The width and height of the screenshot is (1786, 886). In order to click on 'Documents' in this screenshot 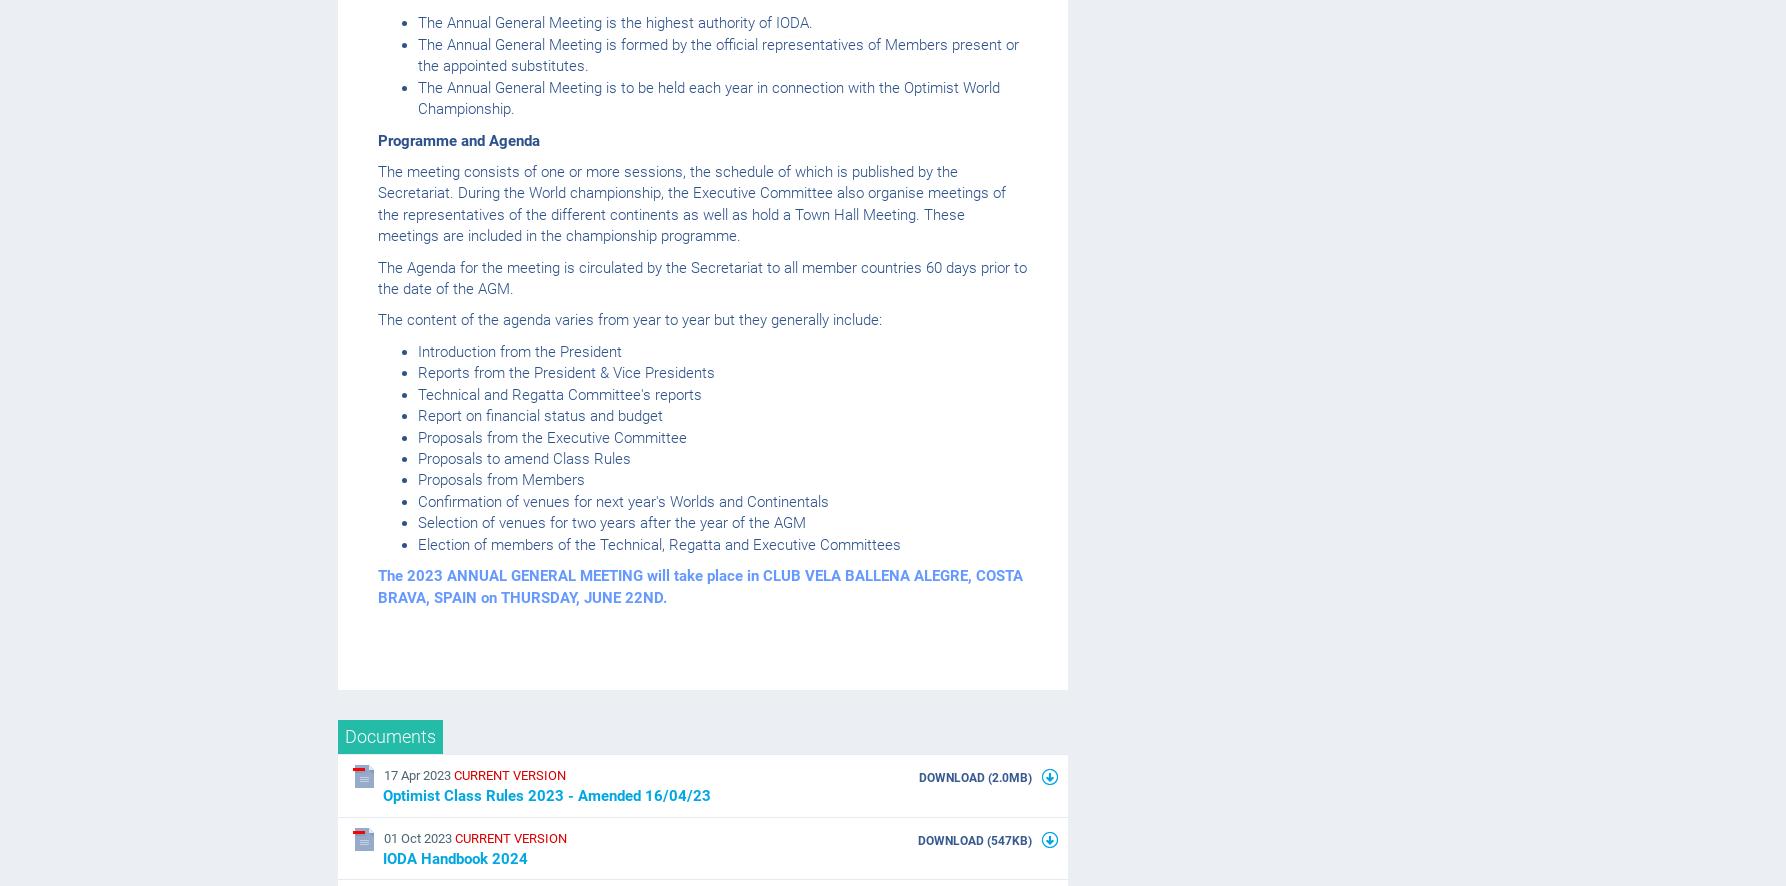, I will do `click(345, 736)`.